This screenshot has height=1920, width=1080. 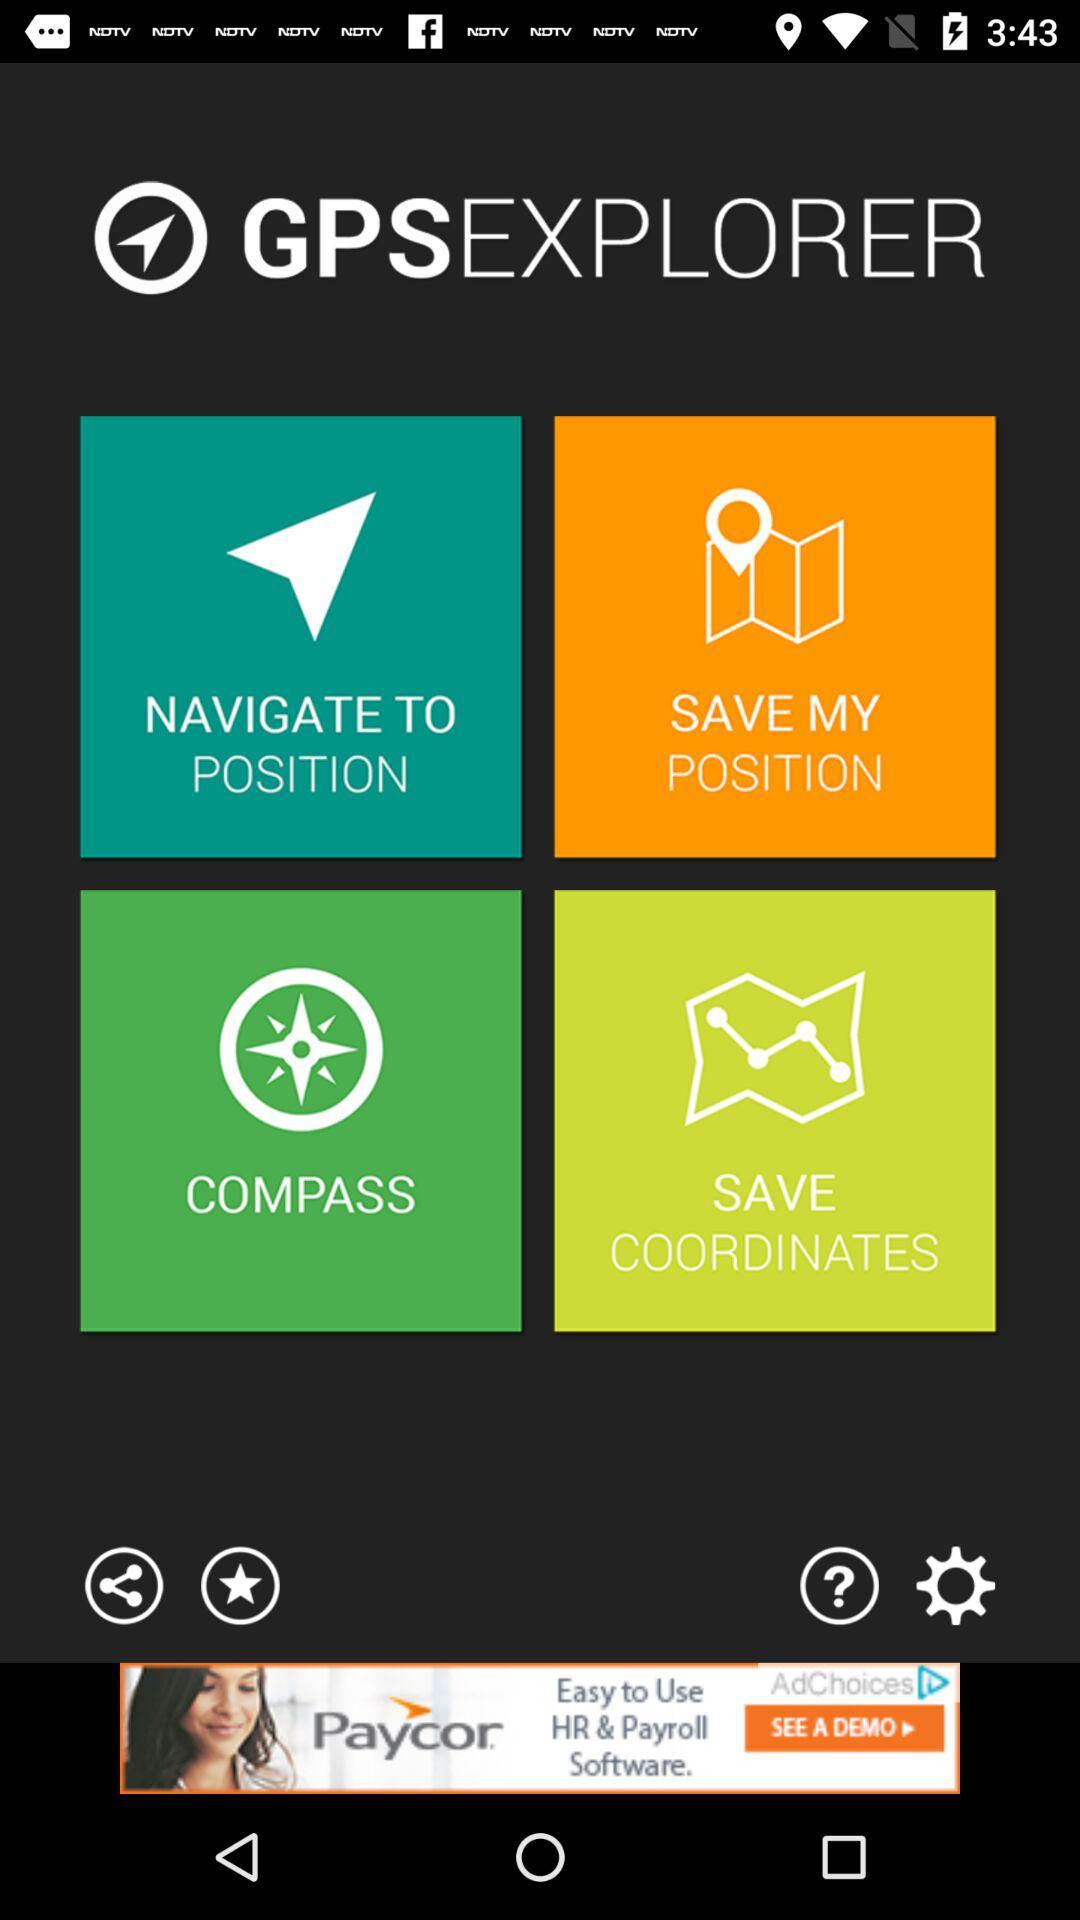 I want to click on open menu, so click(x=954, y=1584).